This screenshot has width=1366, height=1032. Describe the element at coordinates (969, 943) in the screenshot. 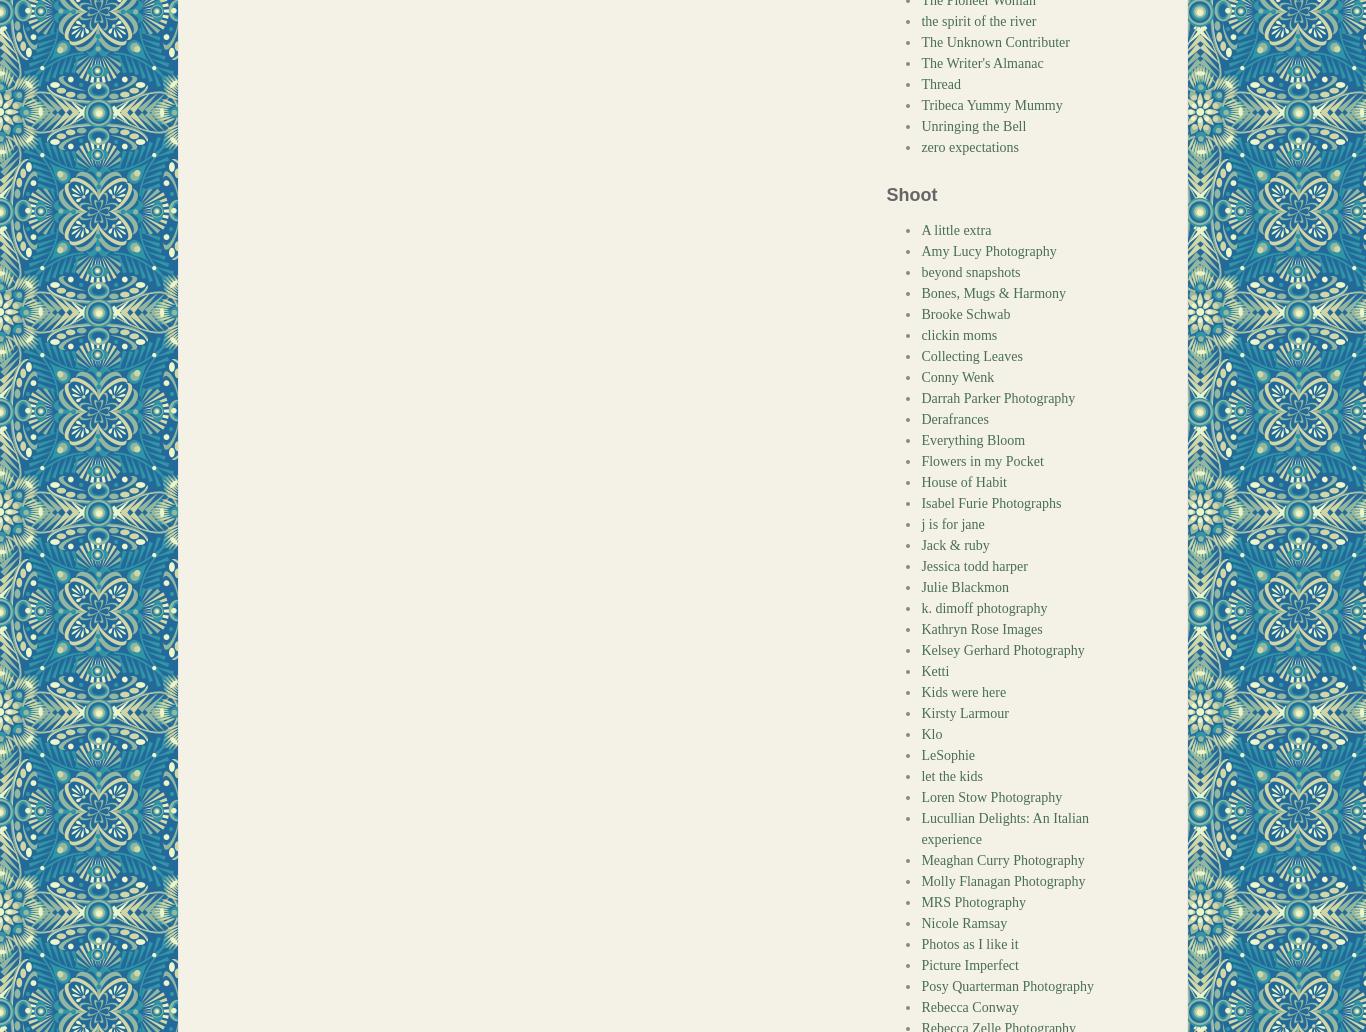

I see `'Photos as I like it'` at that location.